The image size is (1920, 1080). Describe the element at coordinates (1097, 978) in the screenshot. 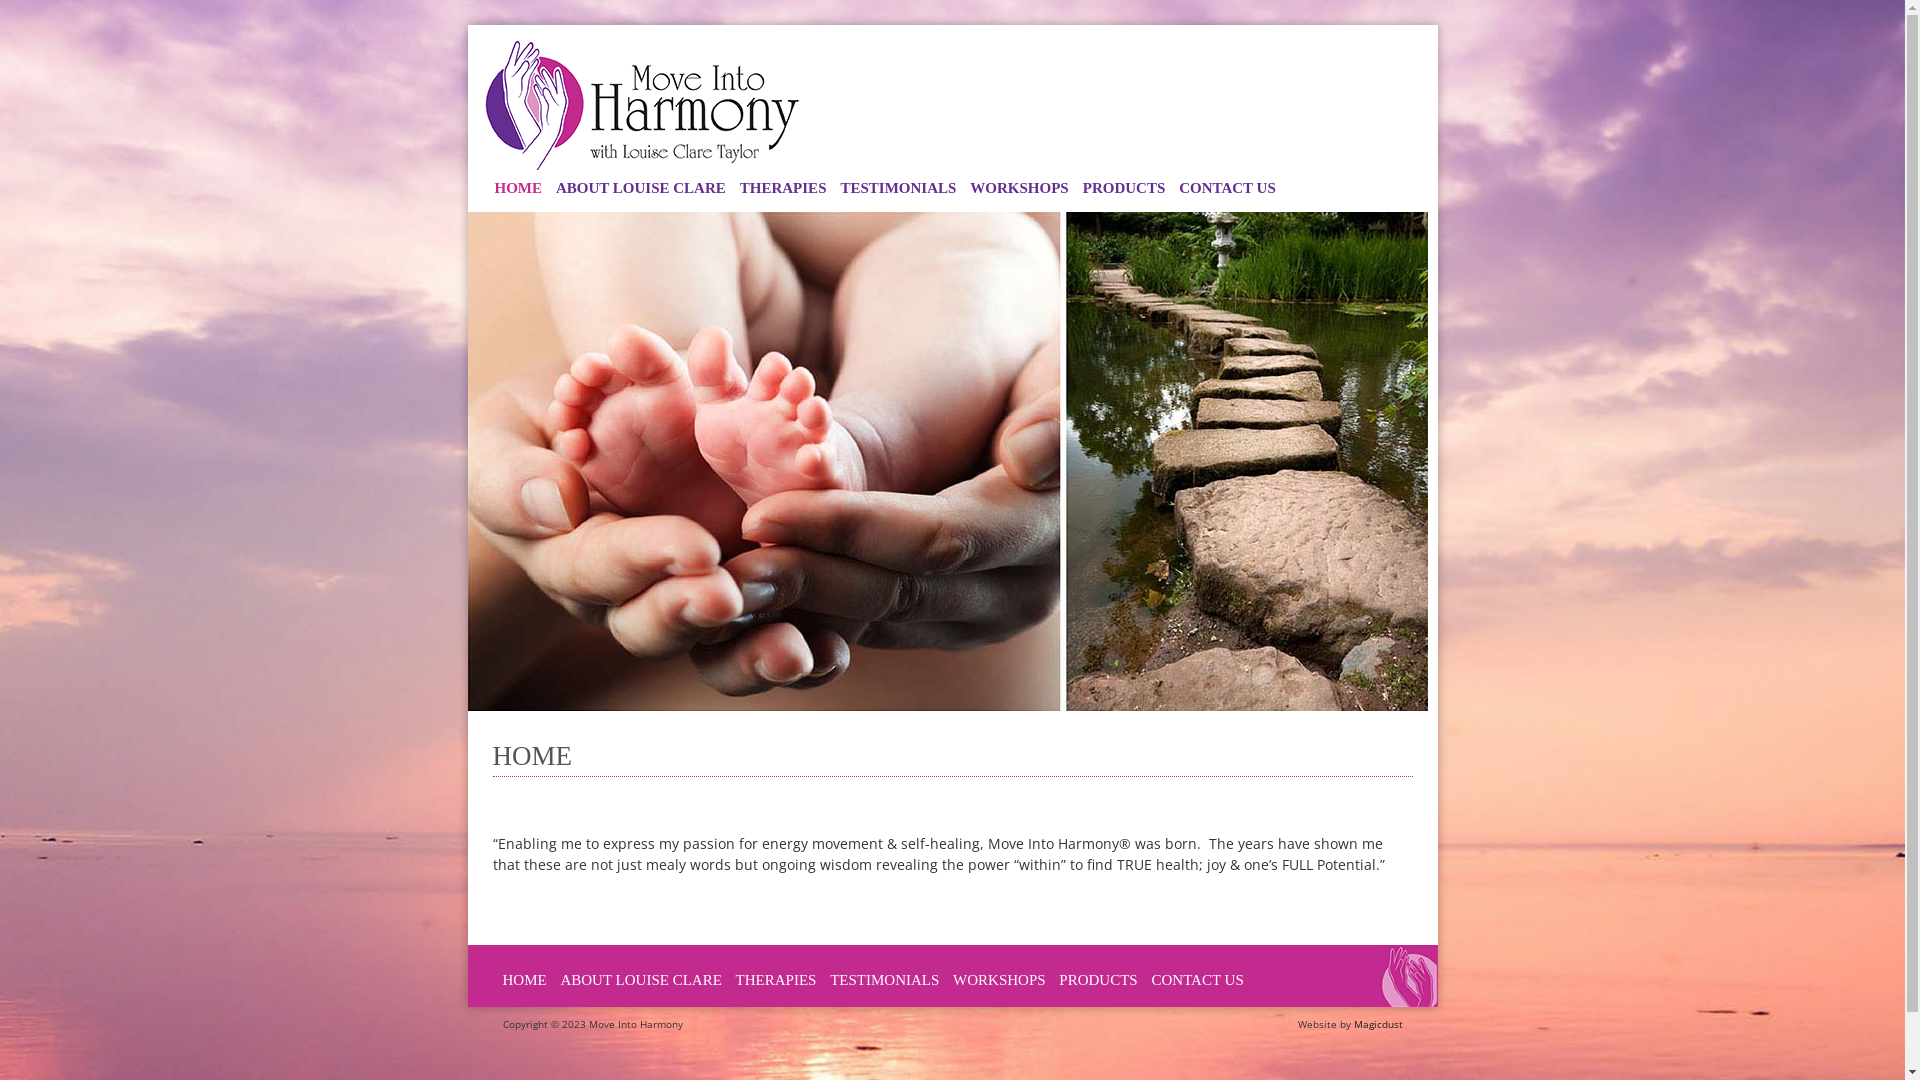

I see `'PRODUCTS'` at that location.